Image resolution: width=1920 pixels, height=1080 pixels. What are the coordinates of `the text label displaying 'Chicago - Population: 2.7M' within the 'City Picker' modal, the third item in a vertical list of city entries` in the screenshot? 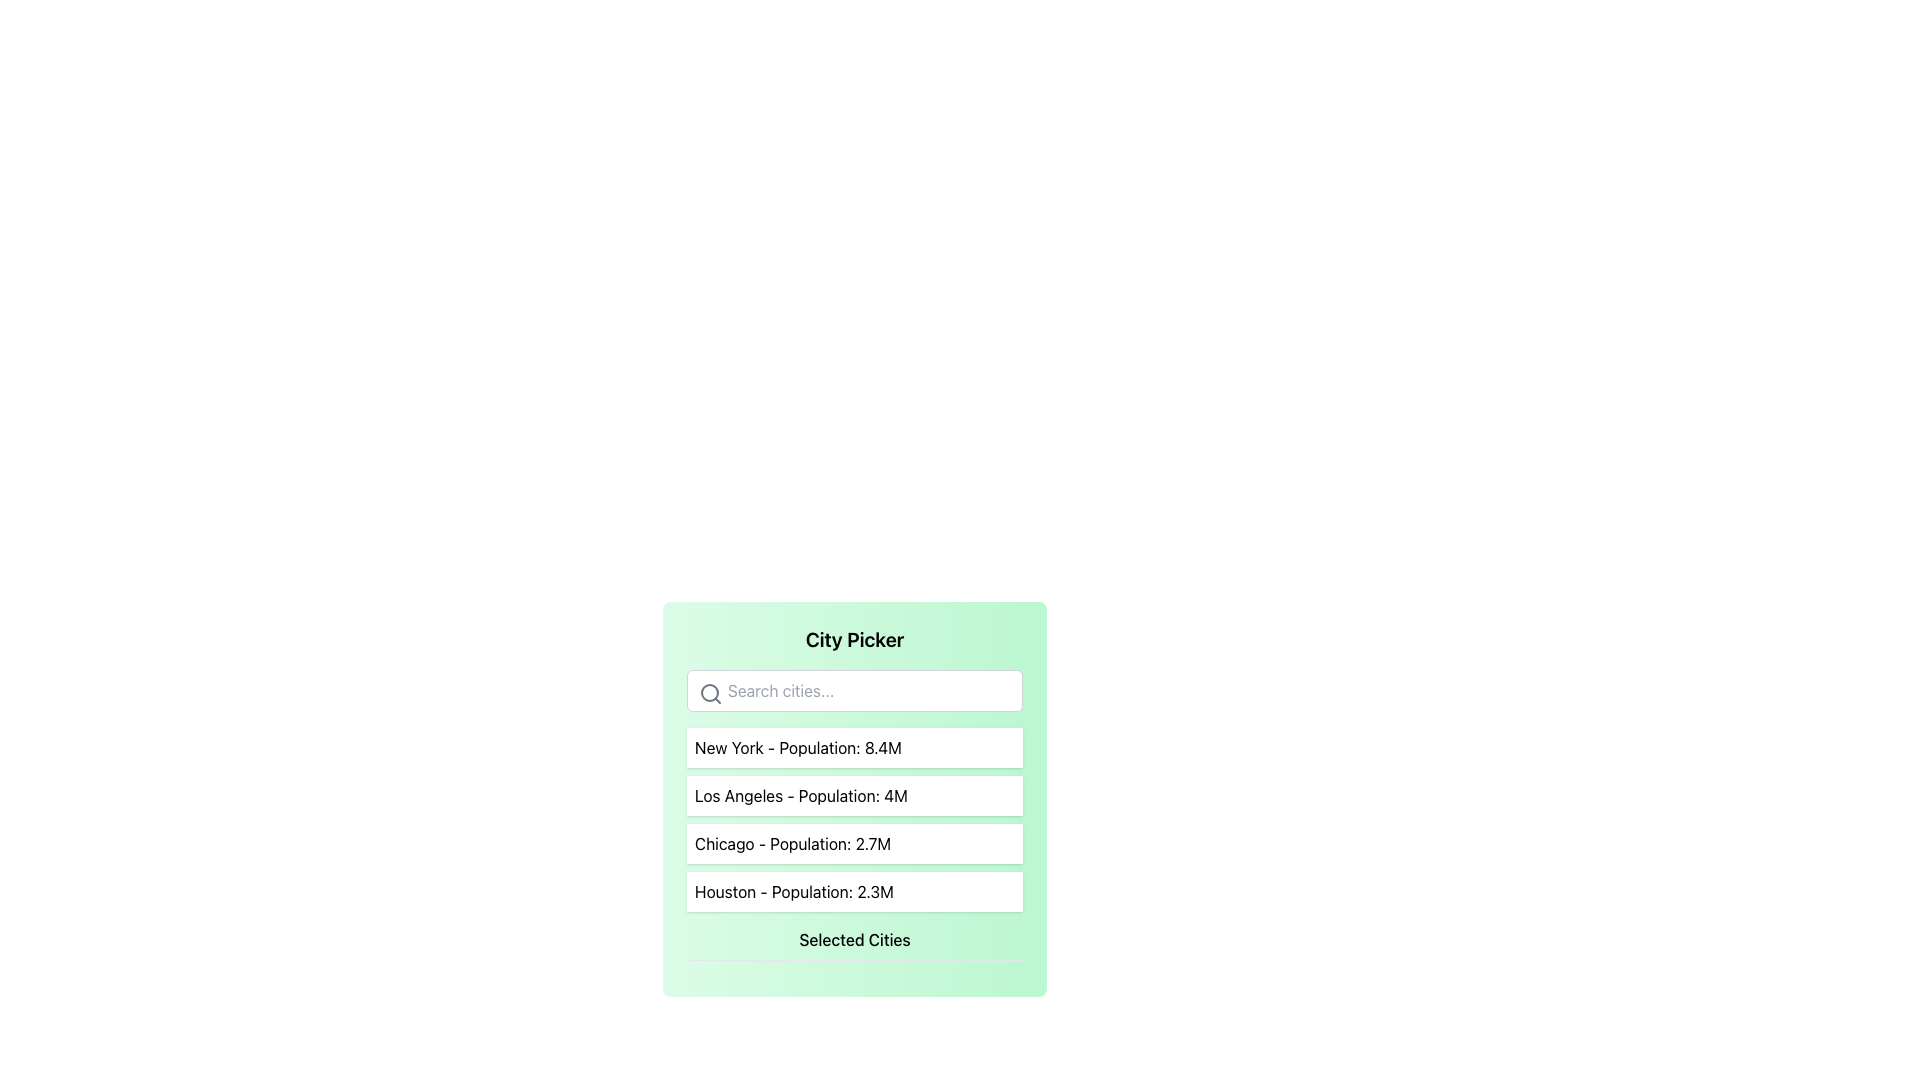 It's located at (792, 844).